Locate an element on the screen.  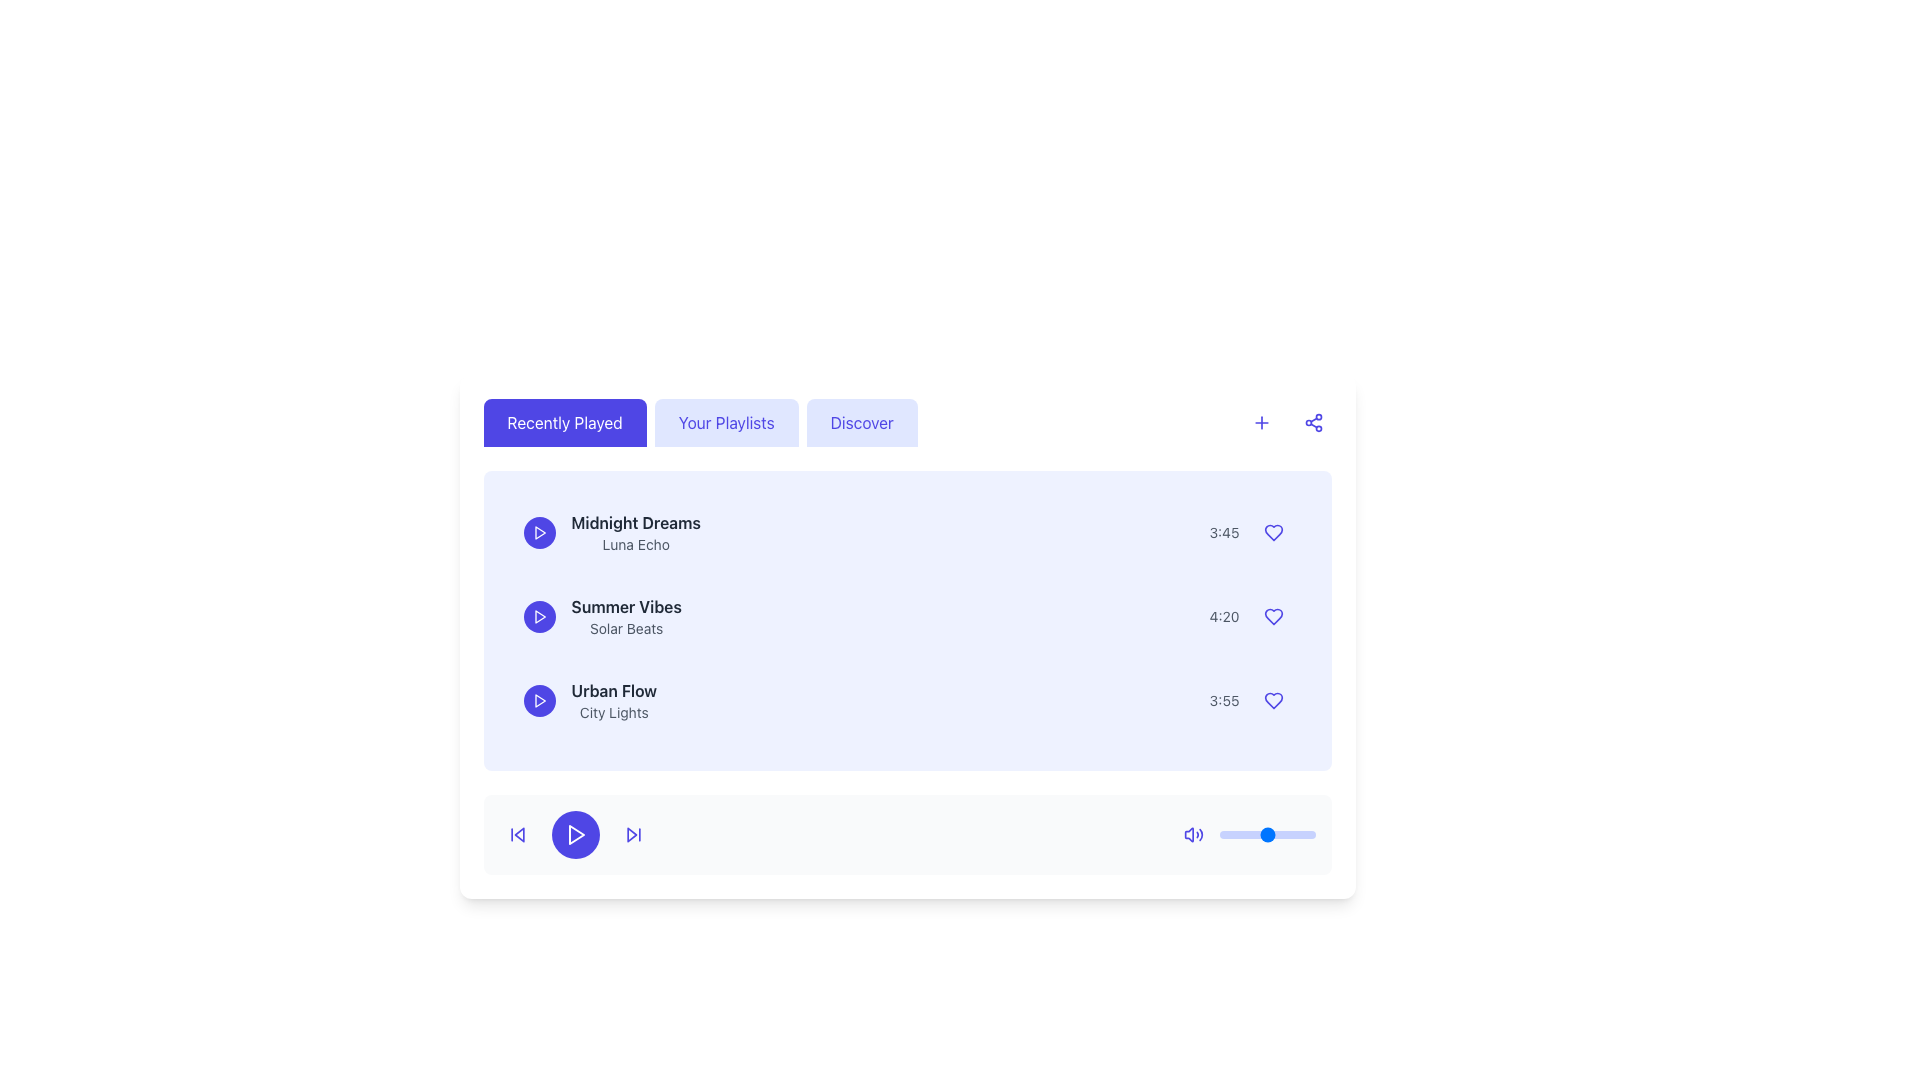
text block displaying 'Urban Flow' and 'City Lights', which is located under 'Summer Vibes' and above the time duration '3:55' in the vertical list of songs is located at coordinates (589, 700).